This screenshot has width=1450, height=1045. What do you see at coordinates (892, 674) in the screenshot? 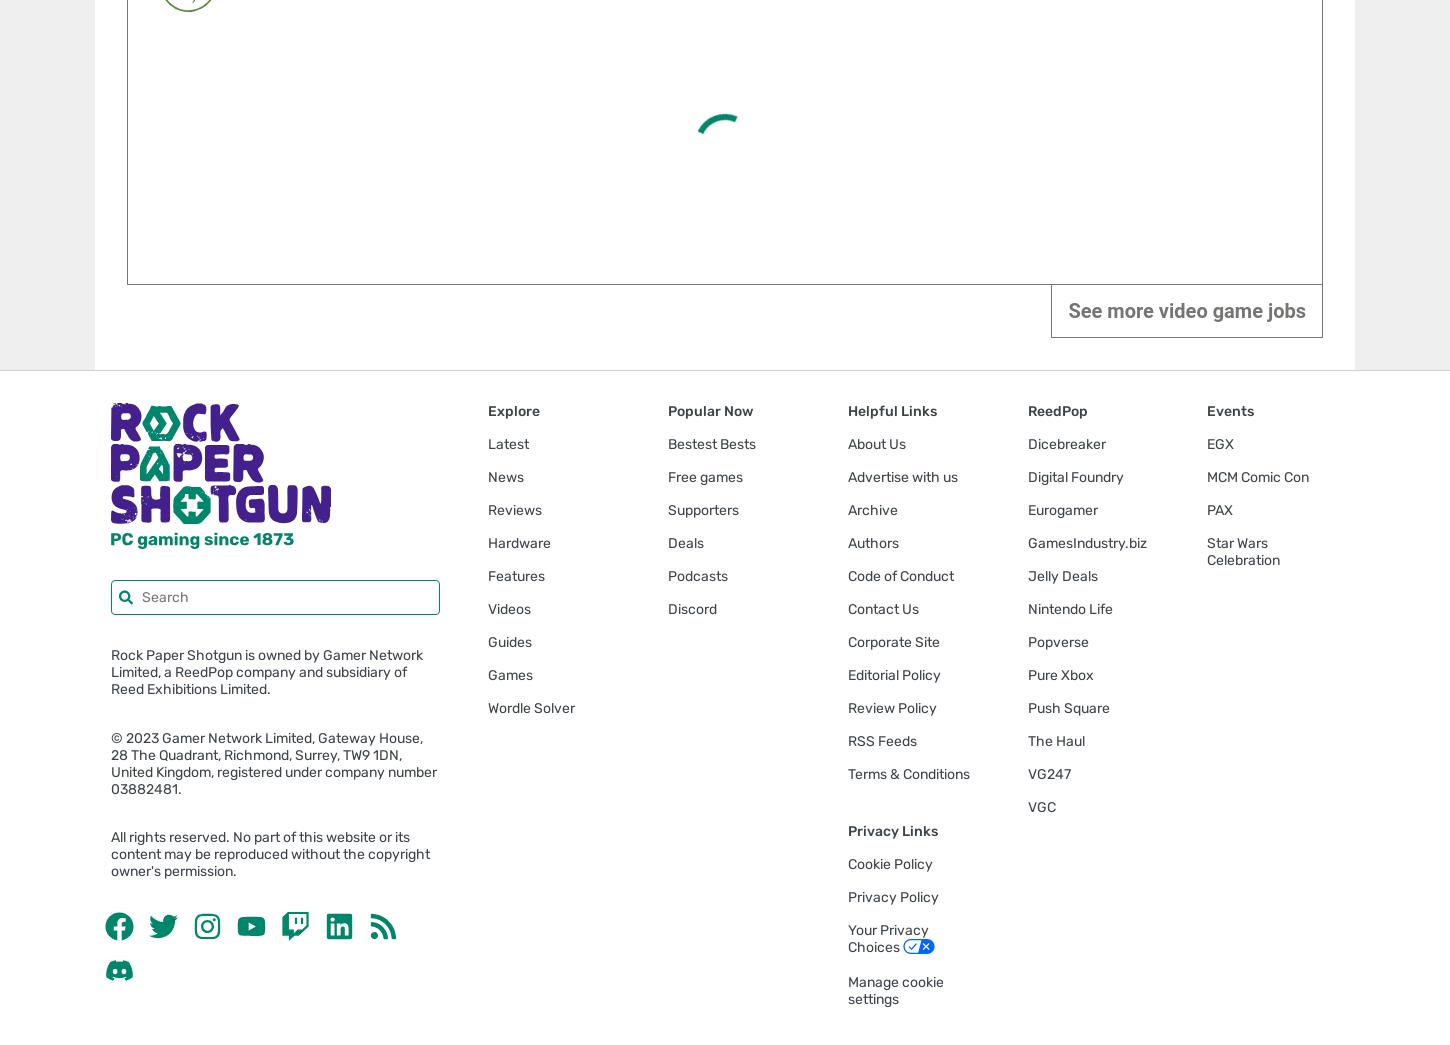
I see `'Editorial Policy'` at bounding box center [892, 674].